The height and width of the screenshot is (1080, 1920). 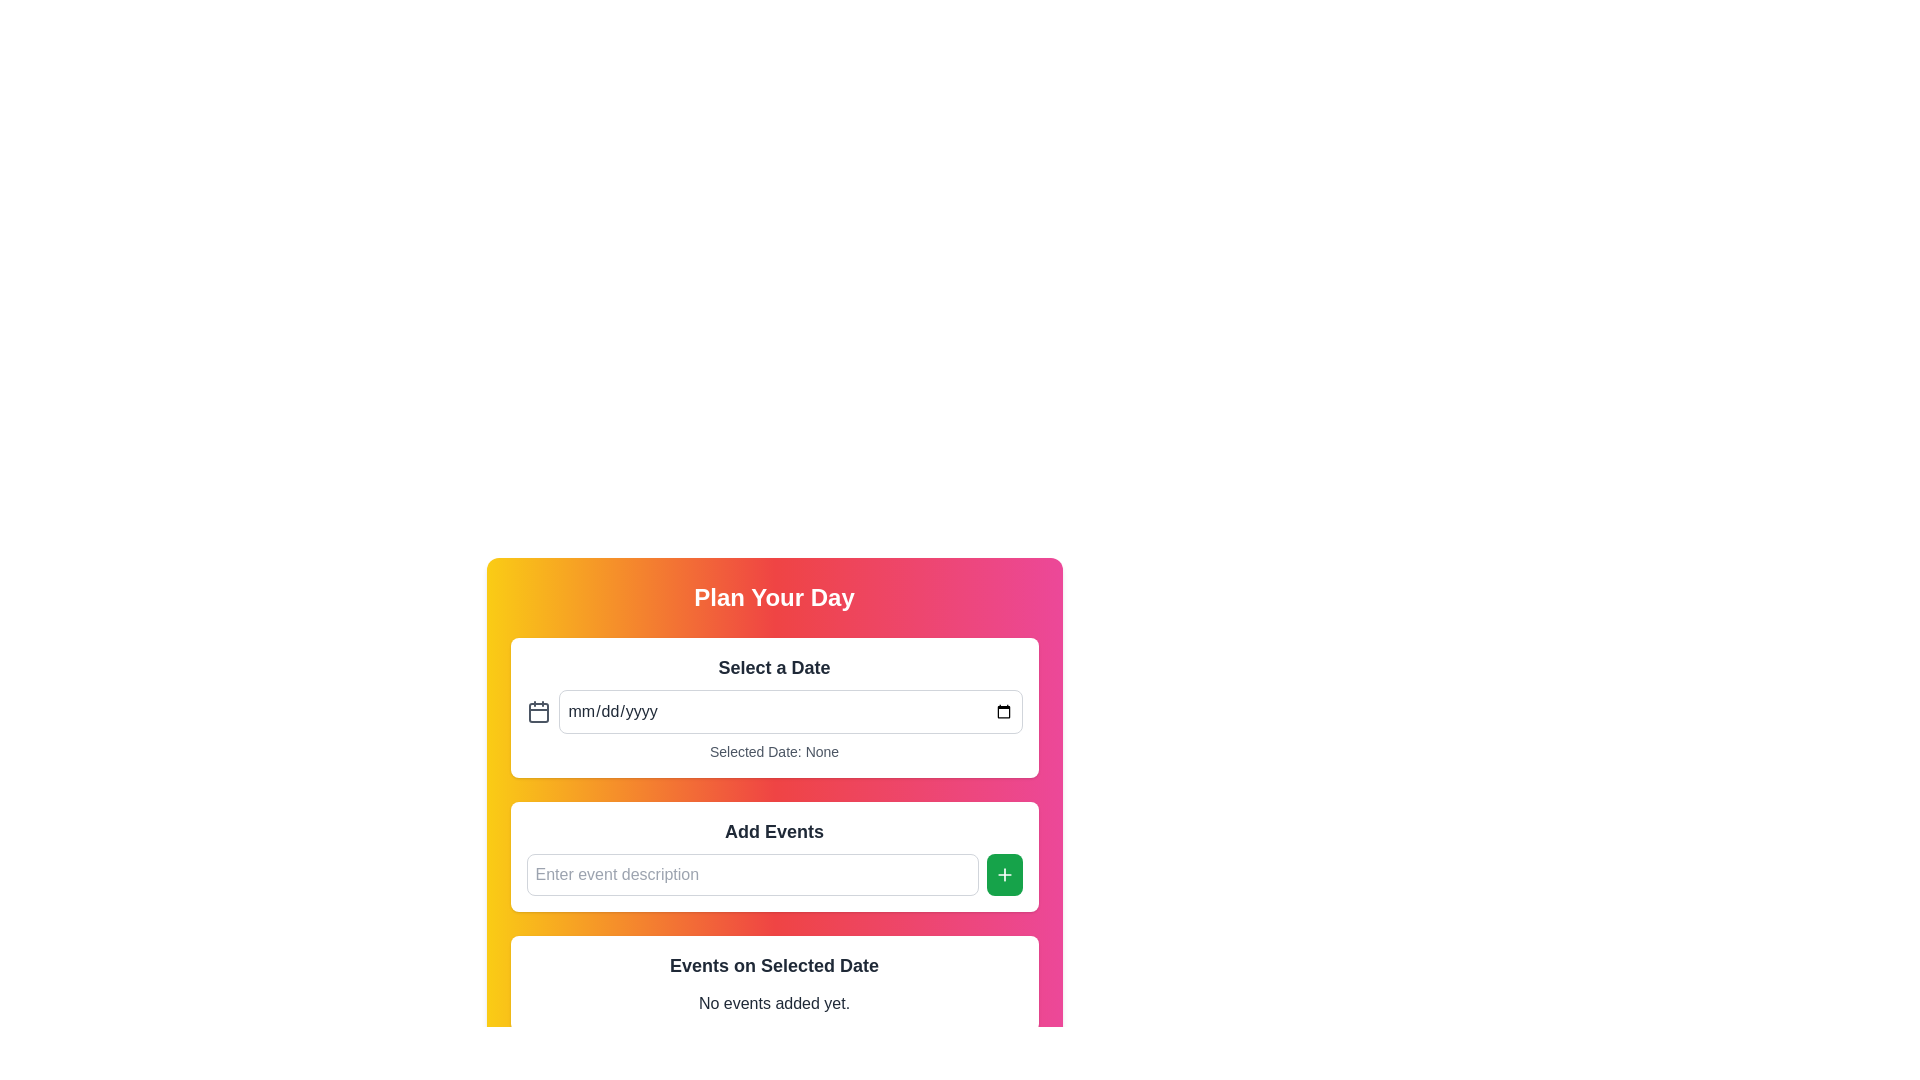 What do you see at coordinates (1004, 874) in the screenshot?
I see `the interactive button used to add a new event to the list by` at bounding box center [1004, 874].